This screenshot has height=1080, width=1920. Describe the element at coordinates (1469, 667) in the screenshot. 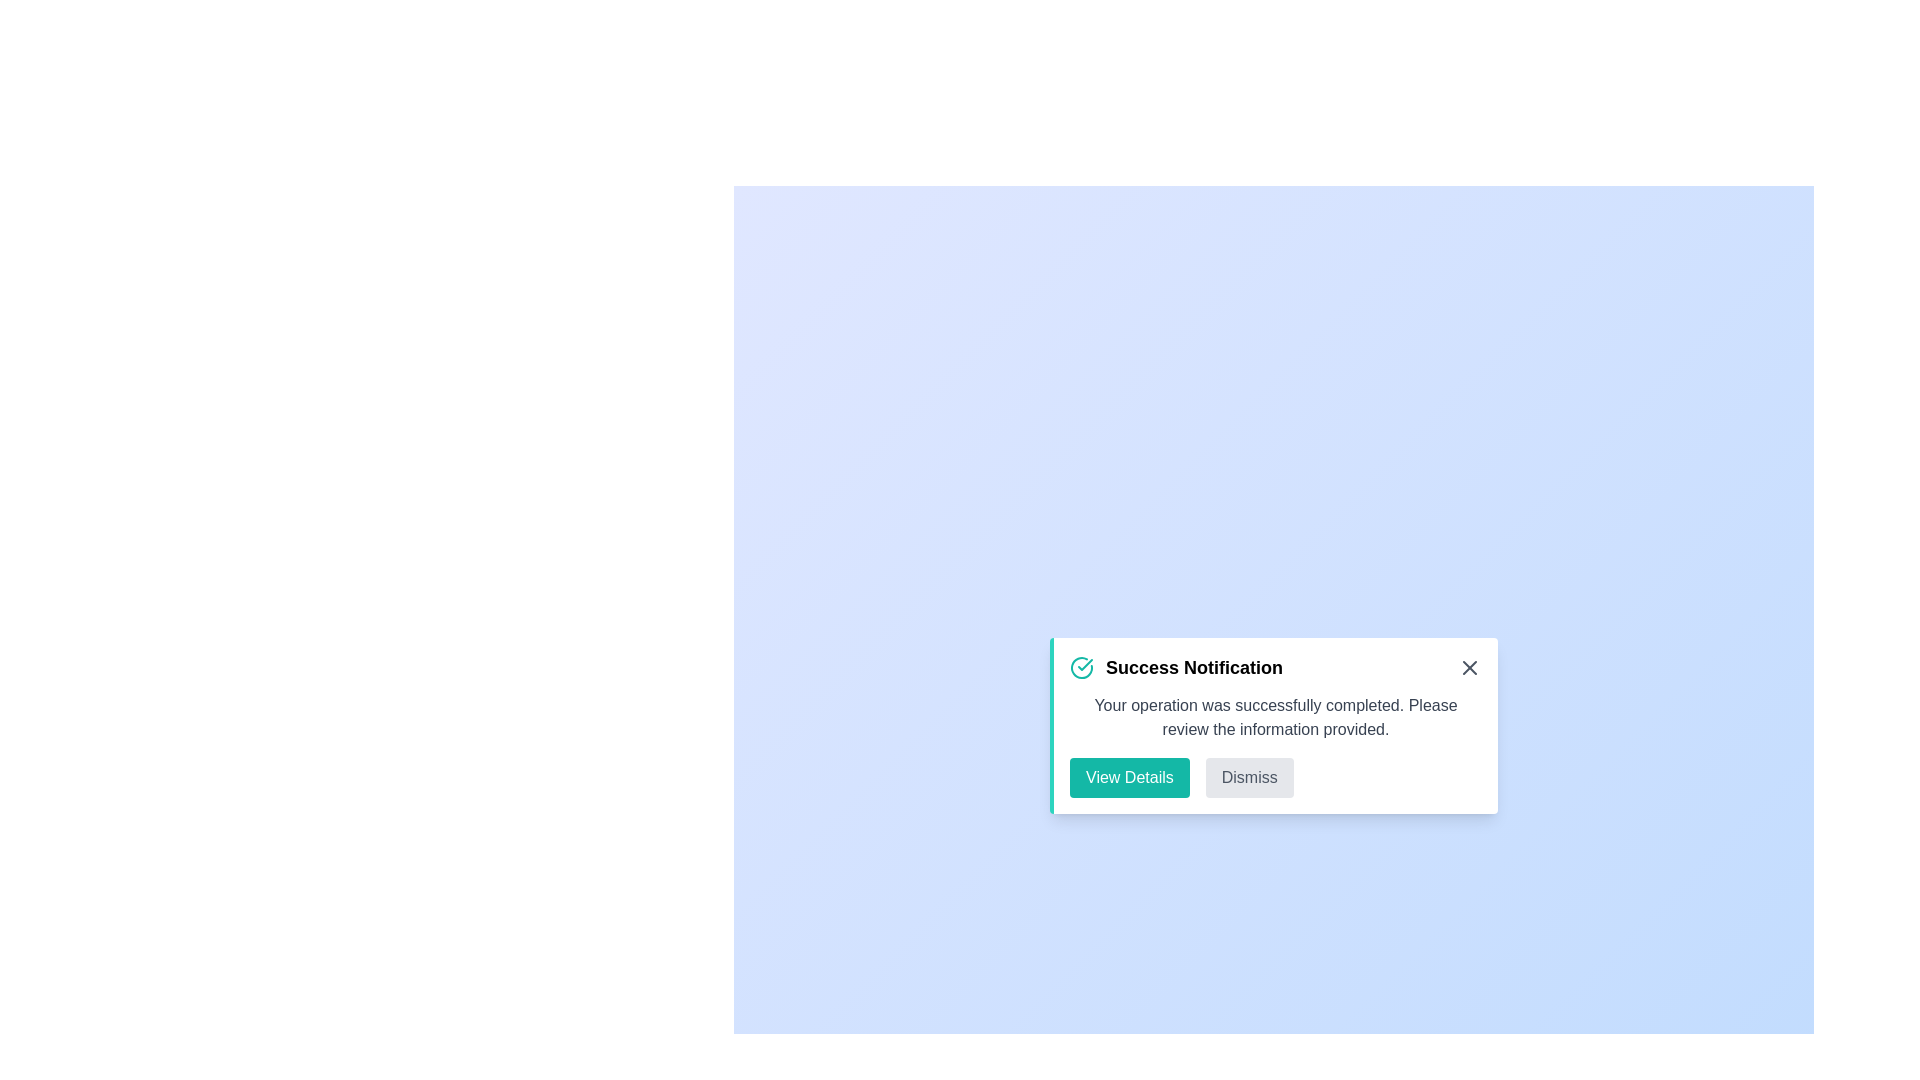

I see `the 'X' button to close the notification` at that location.